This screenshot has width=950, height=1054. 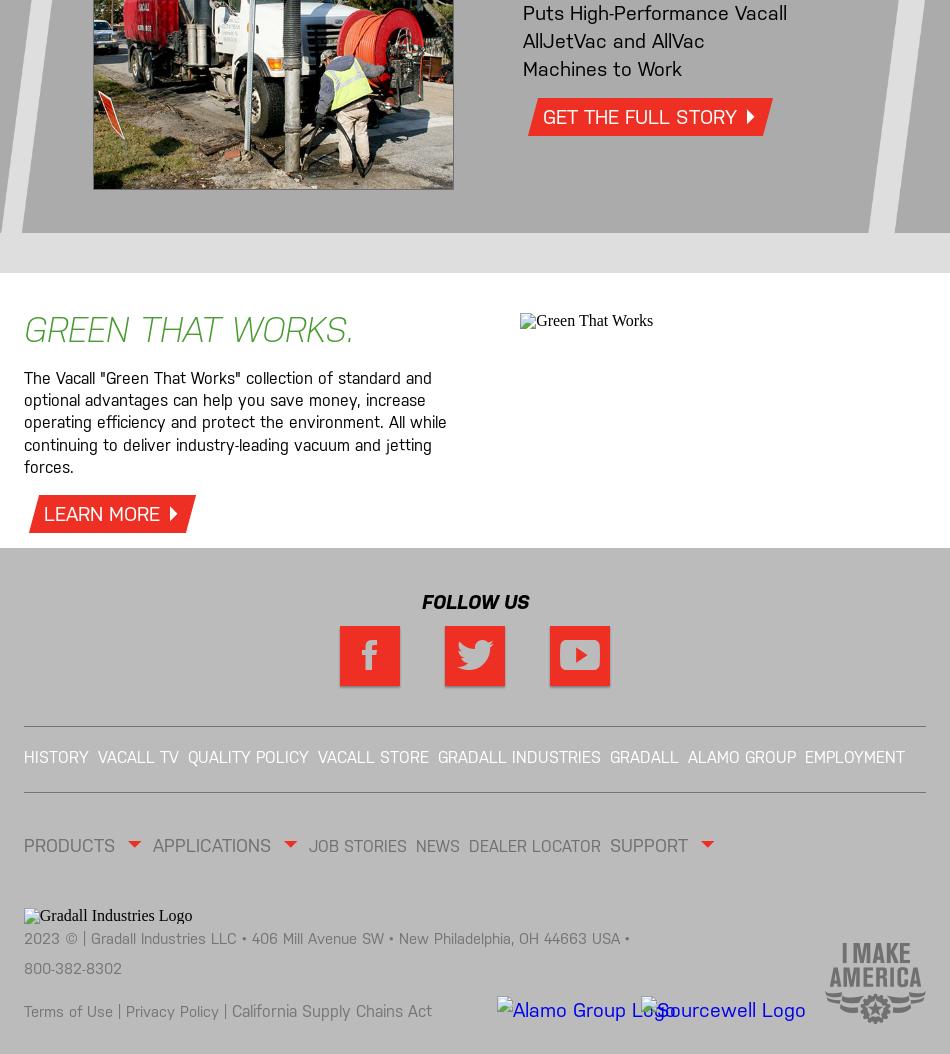 What do you see at coordinates (216, 844) in the screenshot?
I see `'APPLICATIONS'` at bounding box center [216, 844].